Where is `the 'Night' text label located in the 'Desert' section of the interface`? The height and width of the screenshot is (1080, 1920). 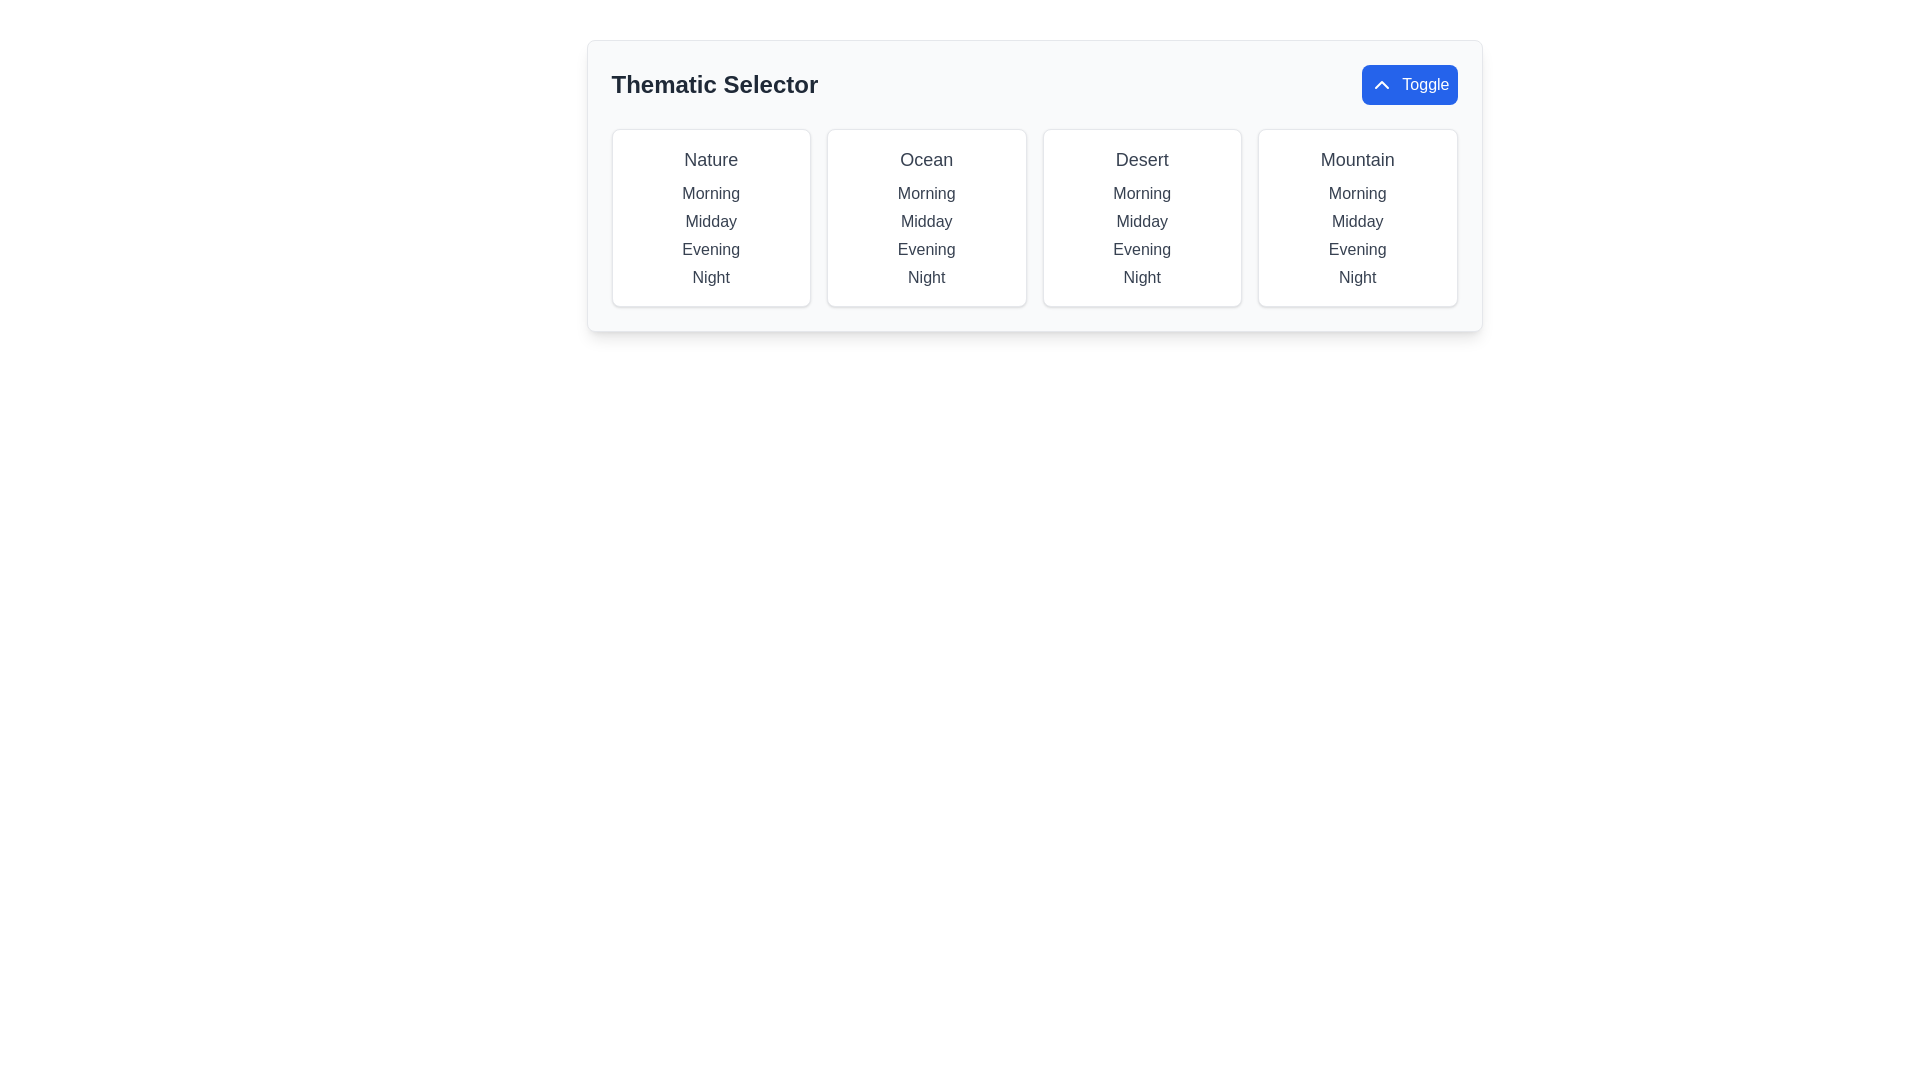 the 'Night' text label located in the 'Desert' section of the interface is located at coordinates (1142, 277).